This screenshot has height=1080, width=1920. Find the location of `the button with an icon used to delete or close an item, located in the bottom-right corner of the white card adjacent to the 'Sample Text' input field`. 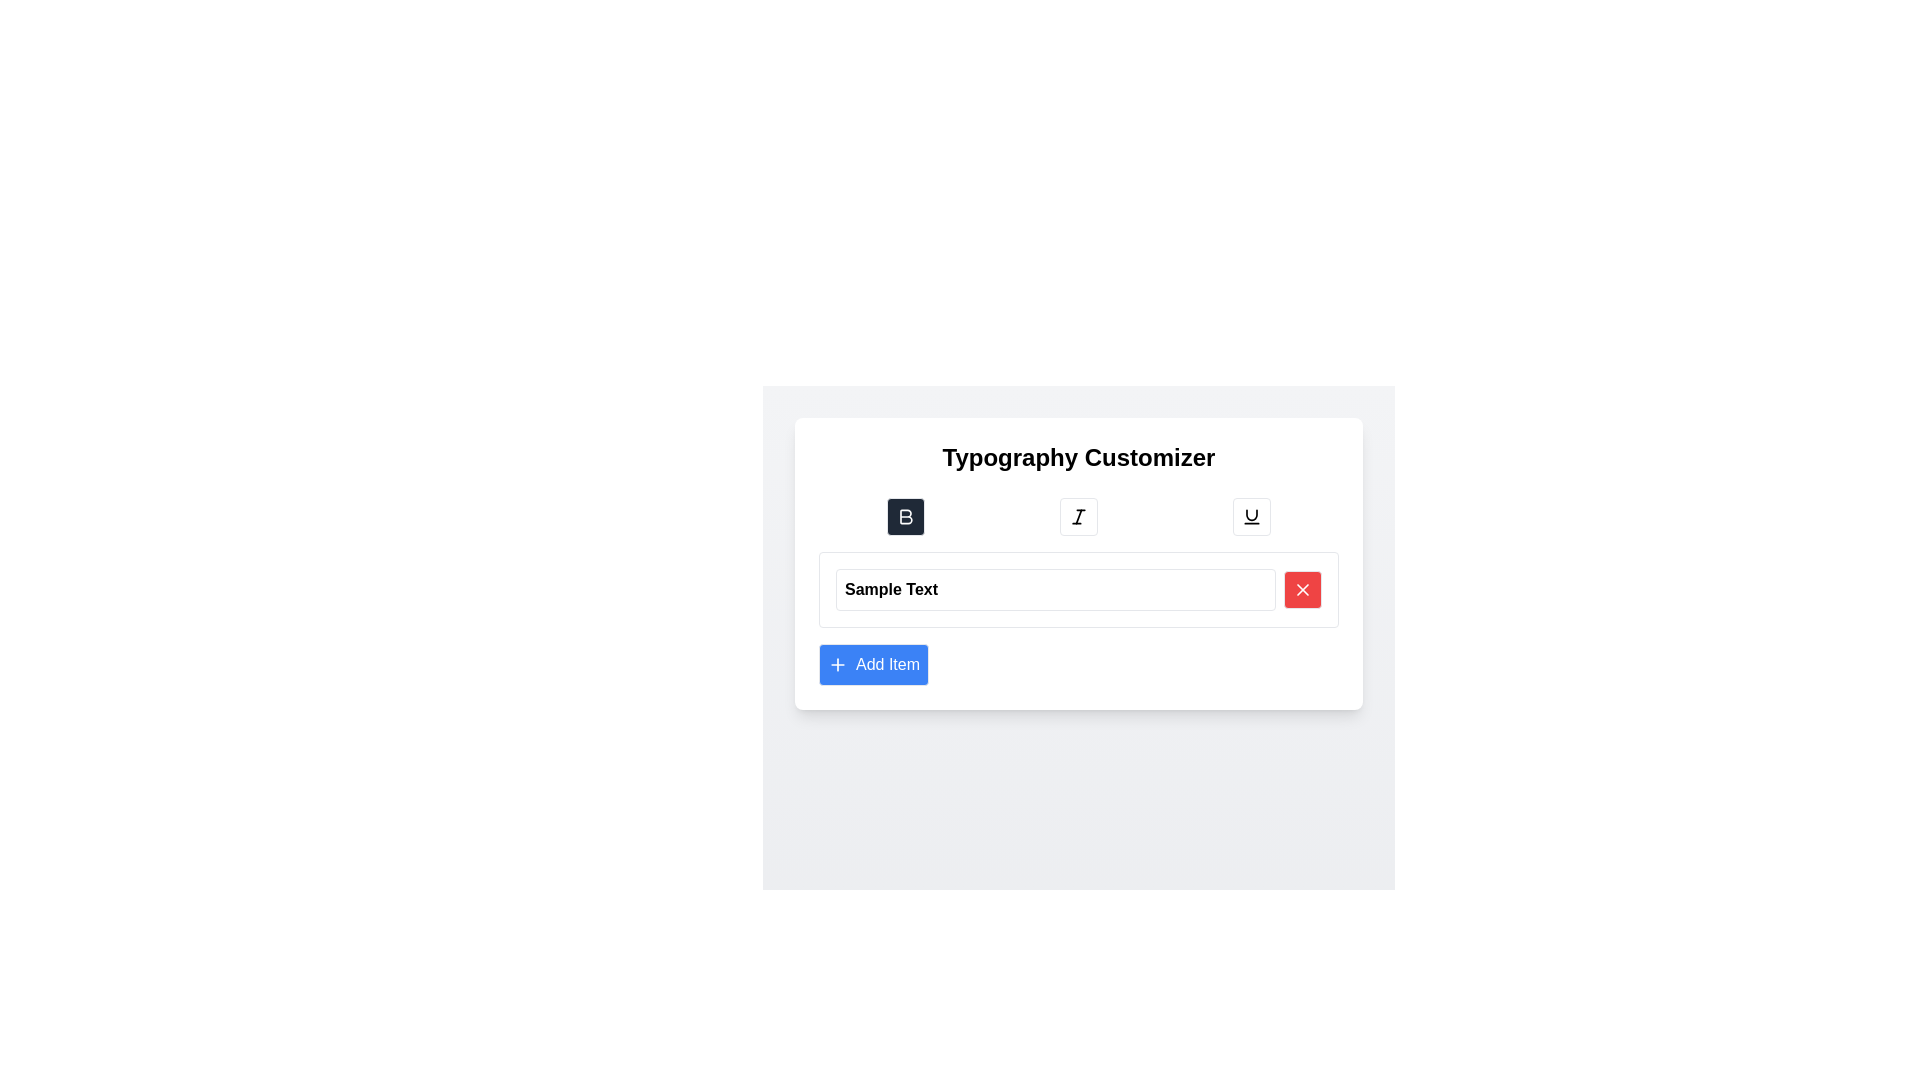

the button with an icon used to delete or close an item, located in the bottom-right corner of the white card adjacent to the 'Sample Text' input field is located at coordinates (1302, 589).